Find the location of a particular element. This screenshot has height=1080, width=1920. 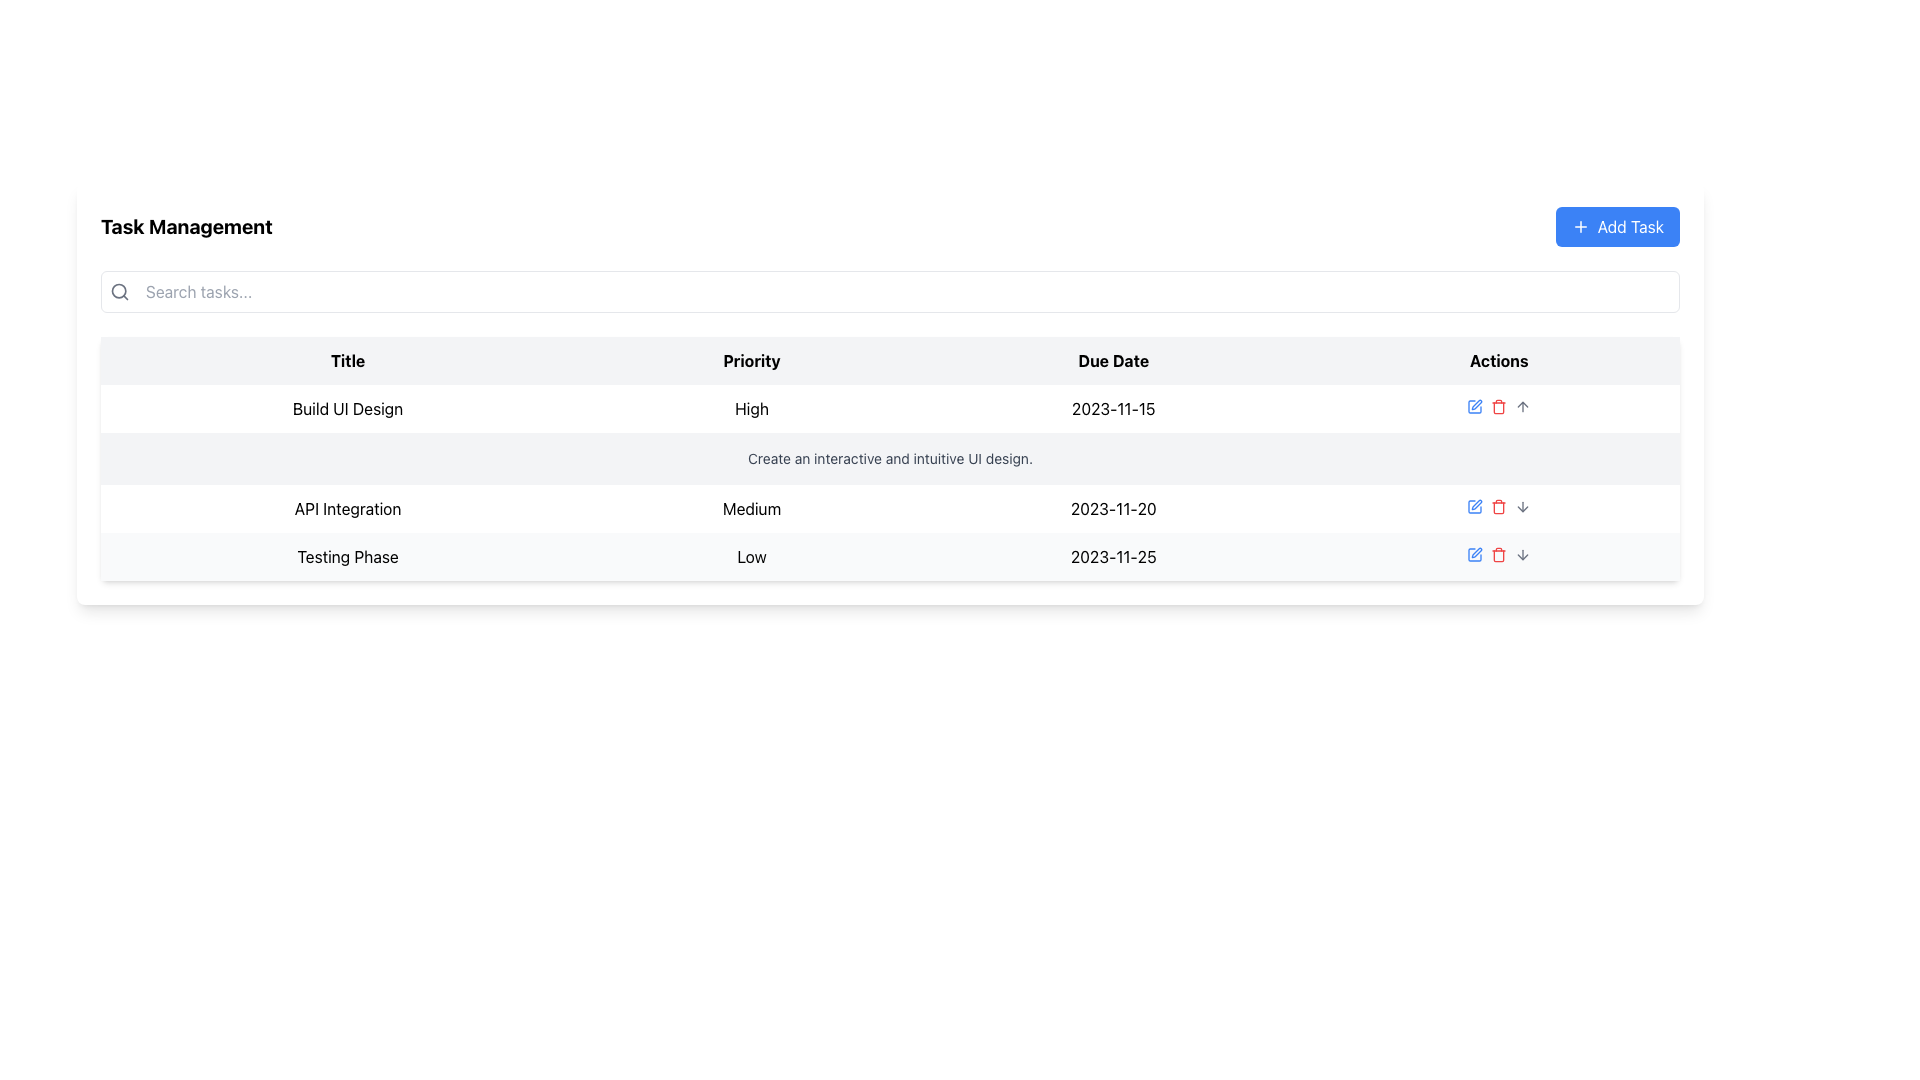

the 'Add Task' icon located to the left of the 'Add Task' text in the button at the top-right corner of the layout is located at coordinates (1579, 226).